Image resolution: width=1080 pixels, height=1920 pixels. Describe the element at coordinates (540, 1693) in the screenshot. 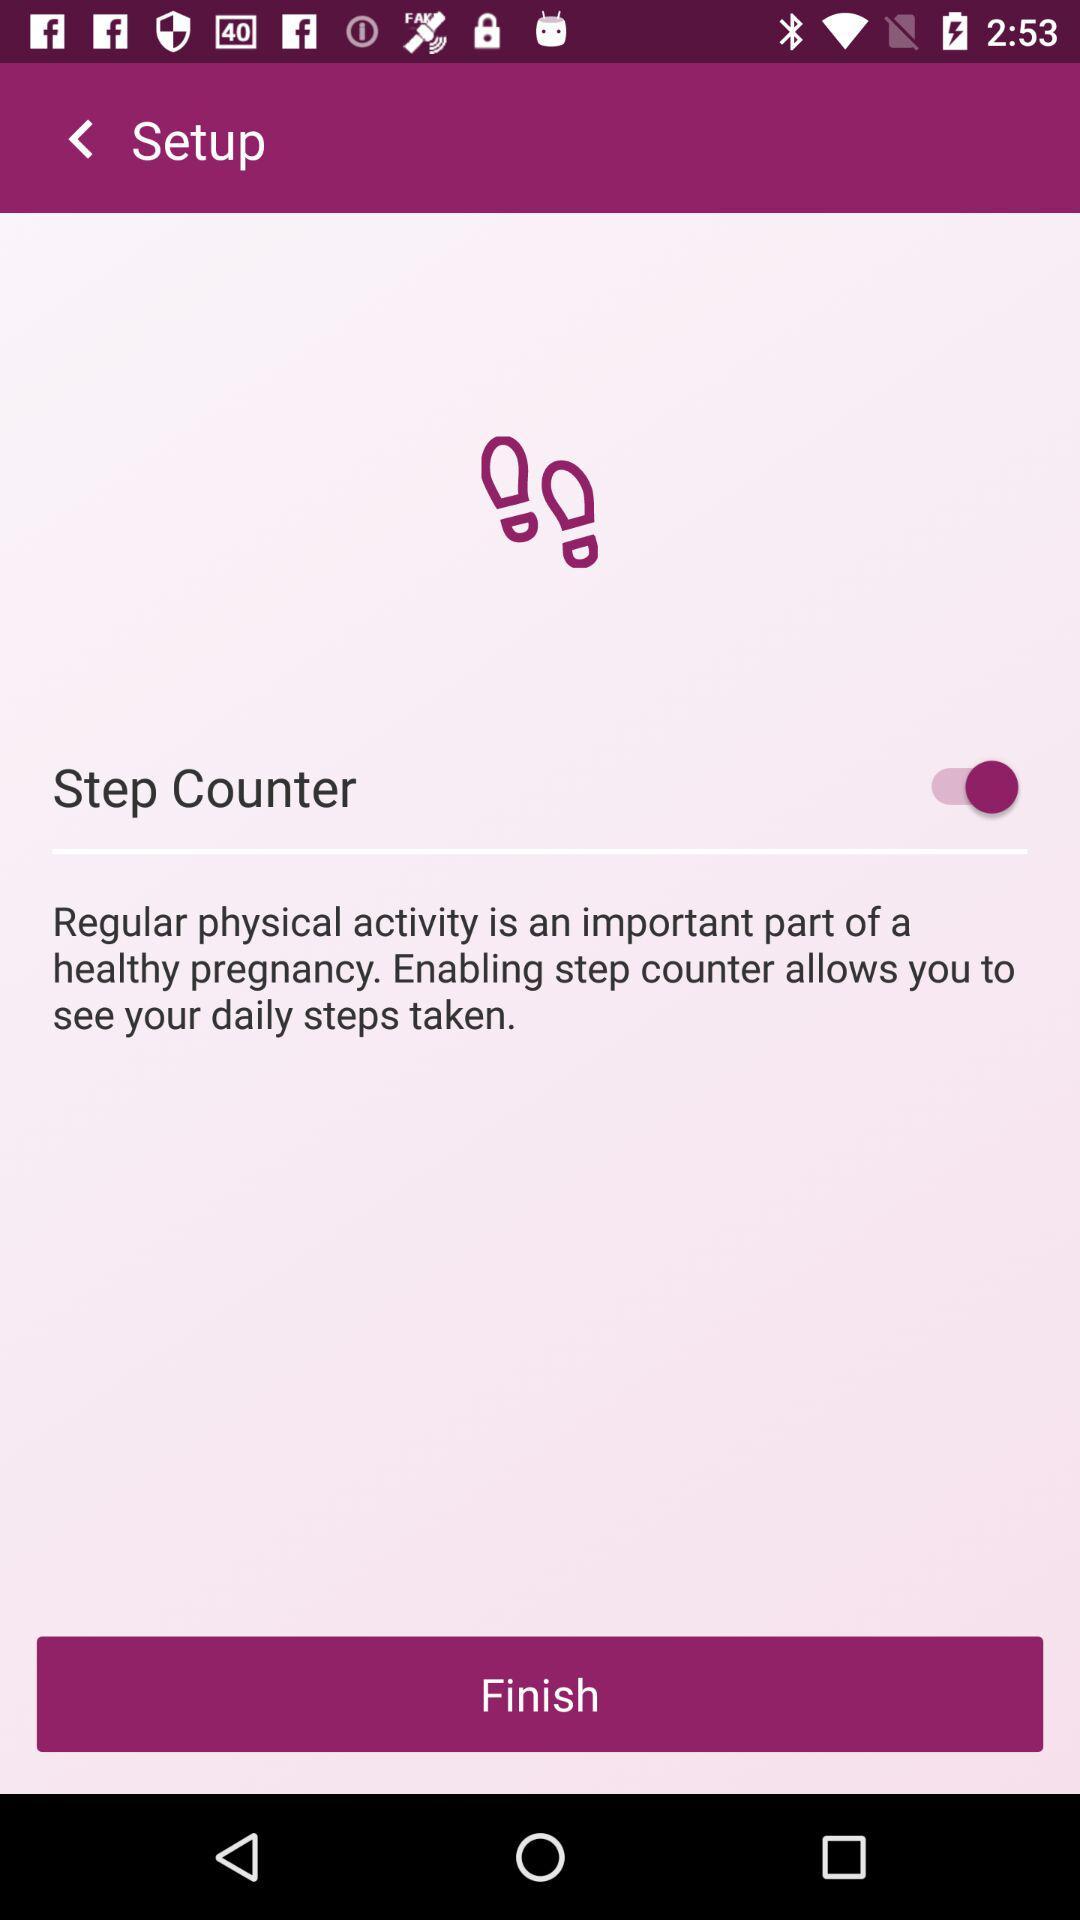

I see `item below regular physical activity icon` at that location.